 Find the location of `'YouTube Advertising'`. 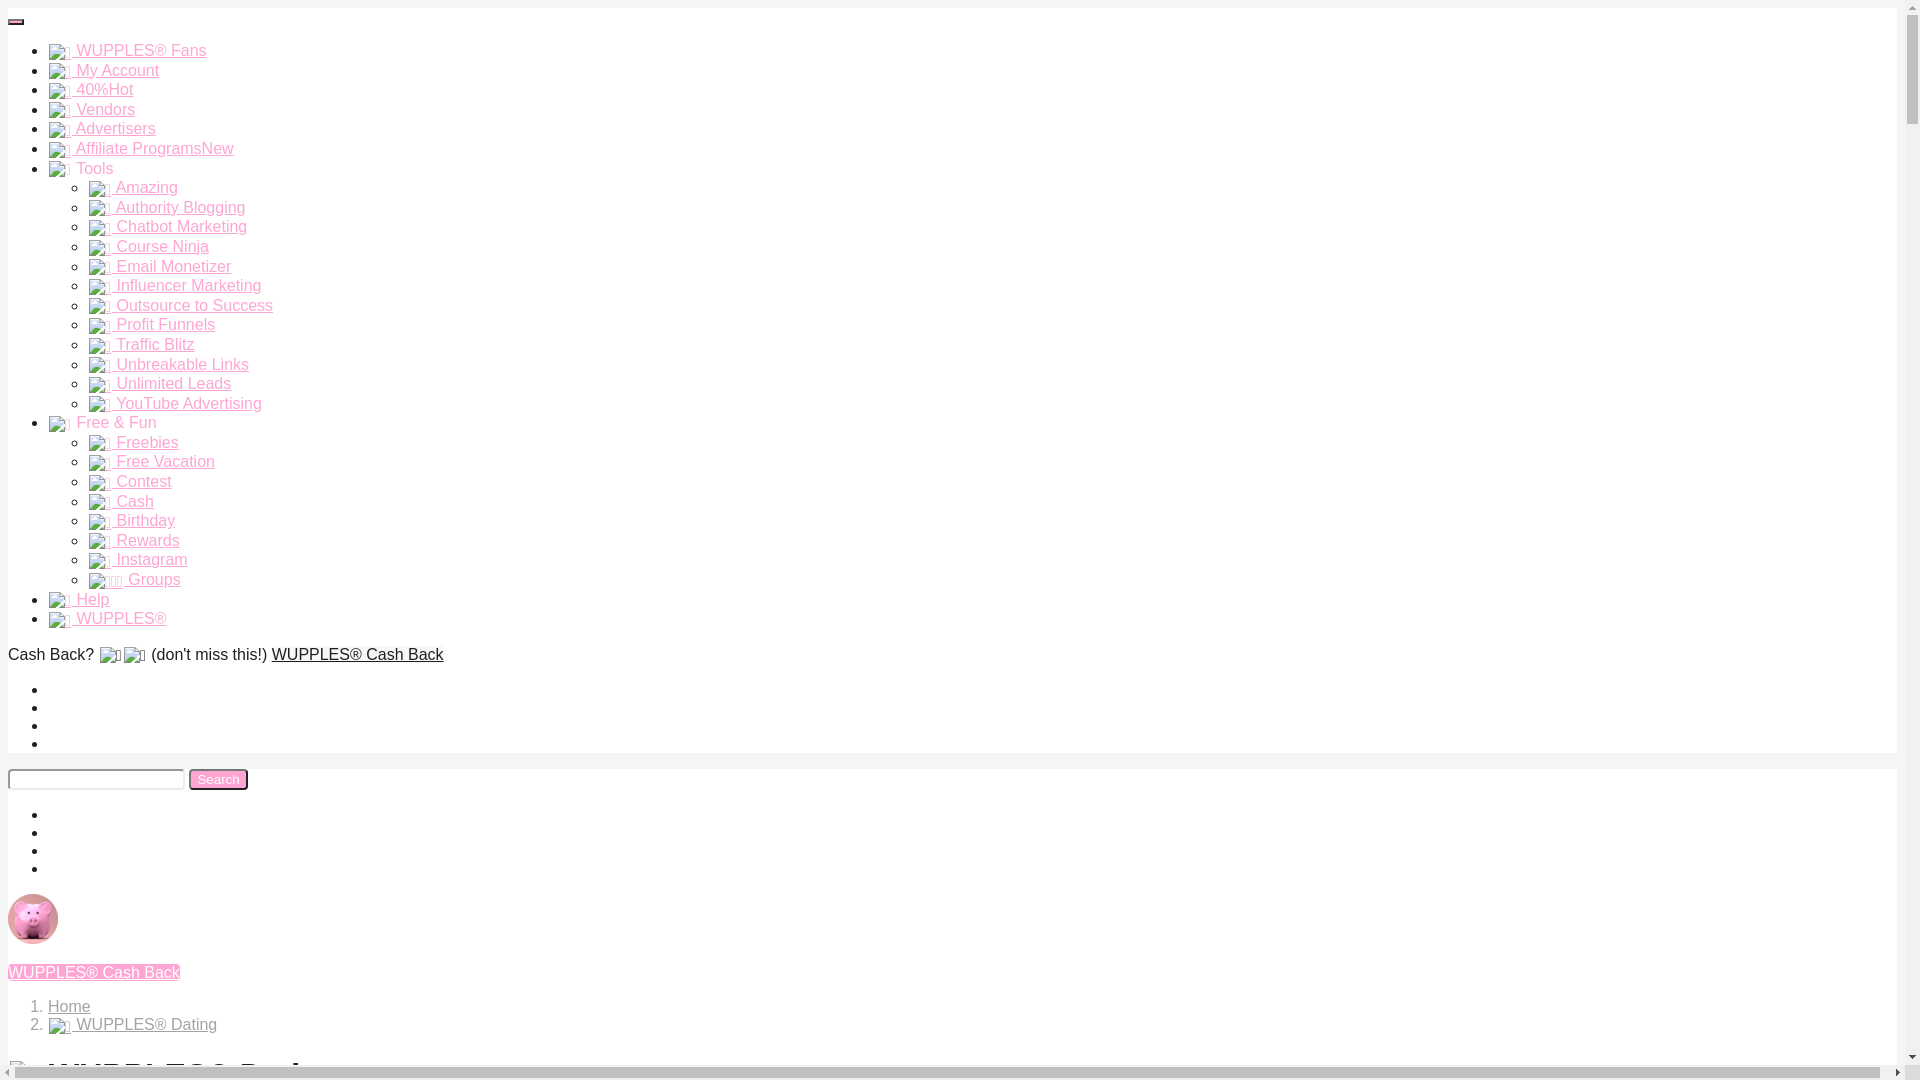

'YouTube Advertising' is located at coordinates (174, 403).